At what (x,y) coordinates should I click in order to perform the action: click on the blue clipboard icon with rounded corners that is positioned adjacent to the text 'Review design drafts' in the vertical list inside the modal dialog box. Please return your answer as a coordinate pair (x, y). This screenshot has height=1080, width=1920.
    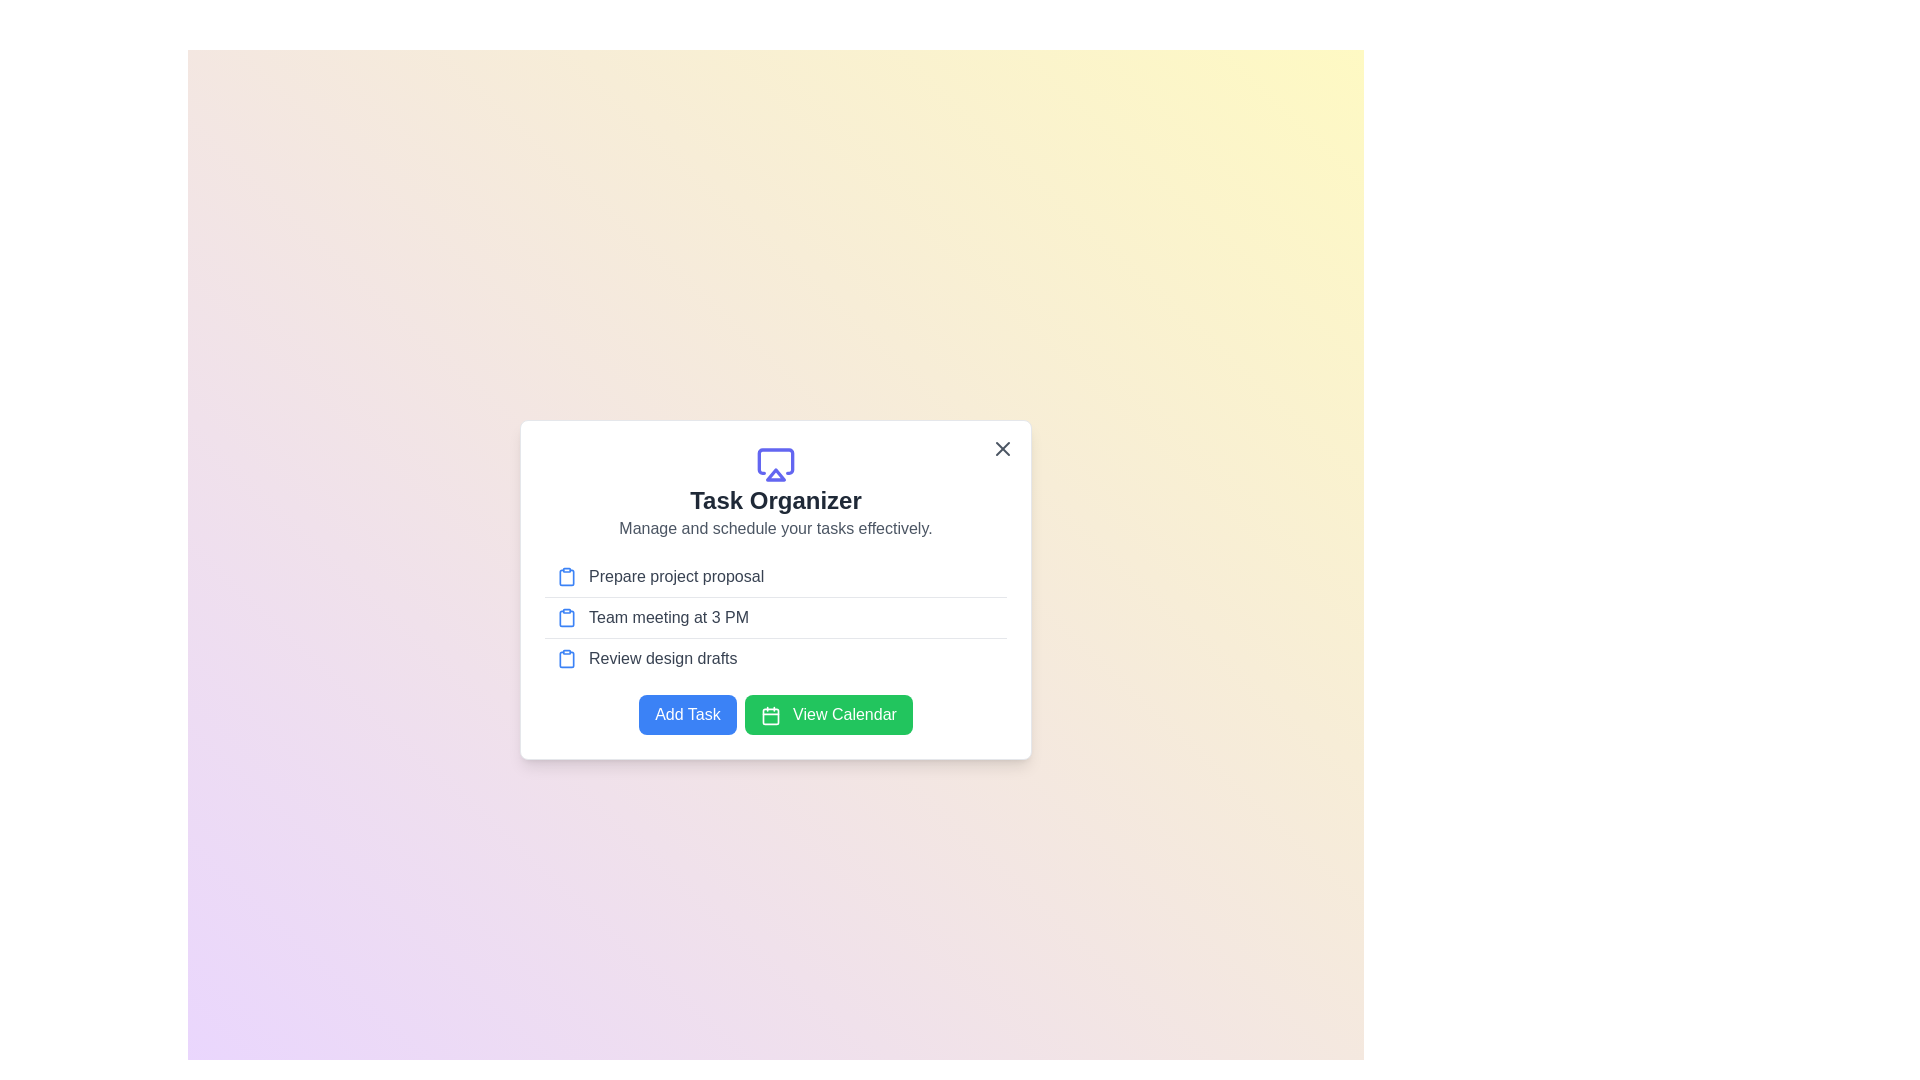
    Looking at the image, I should click on (565, 659).